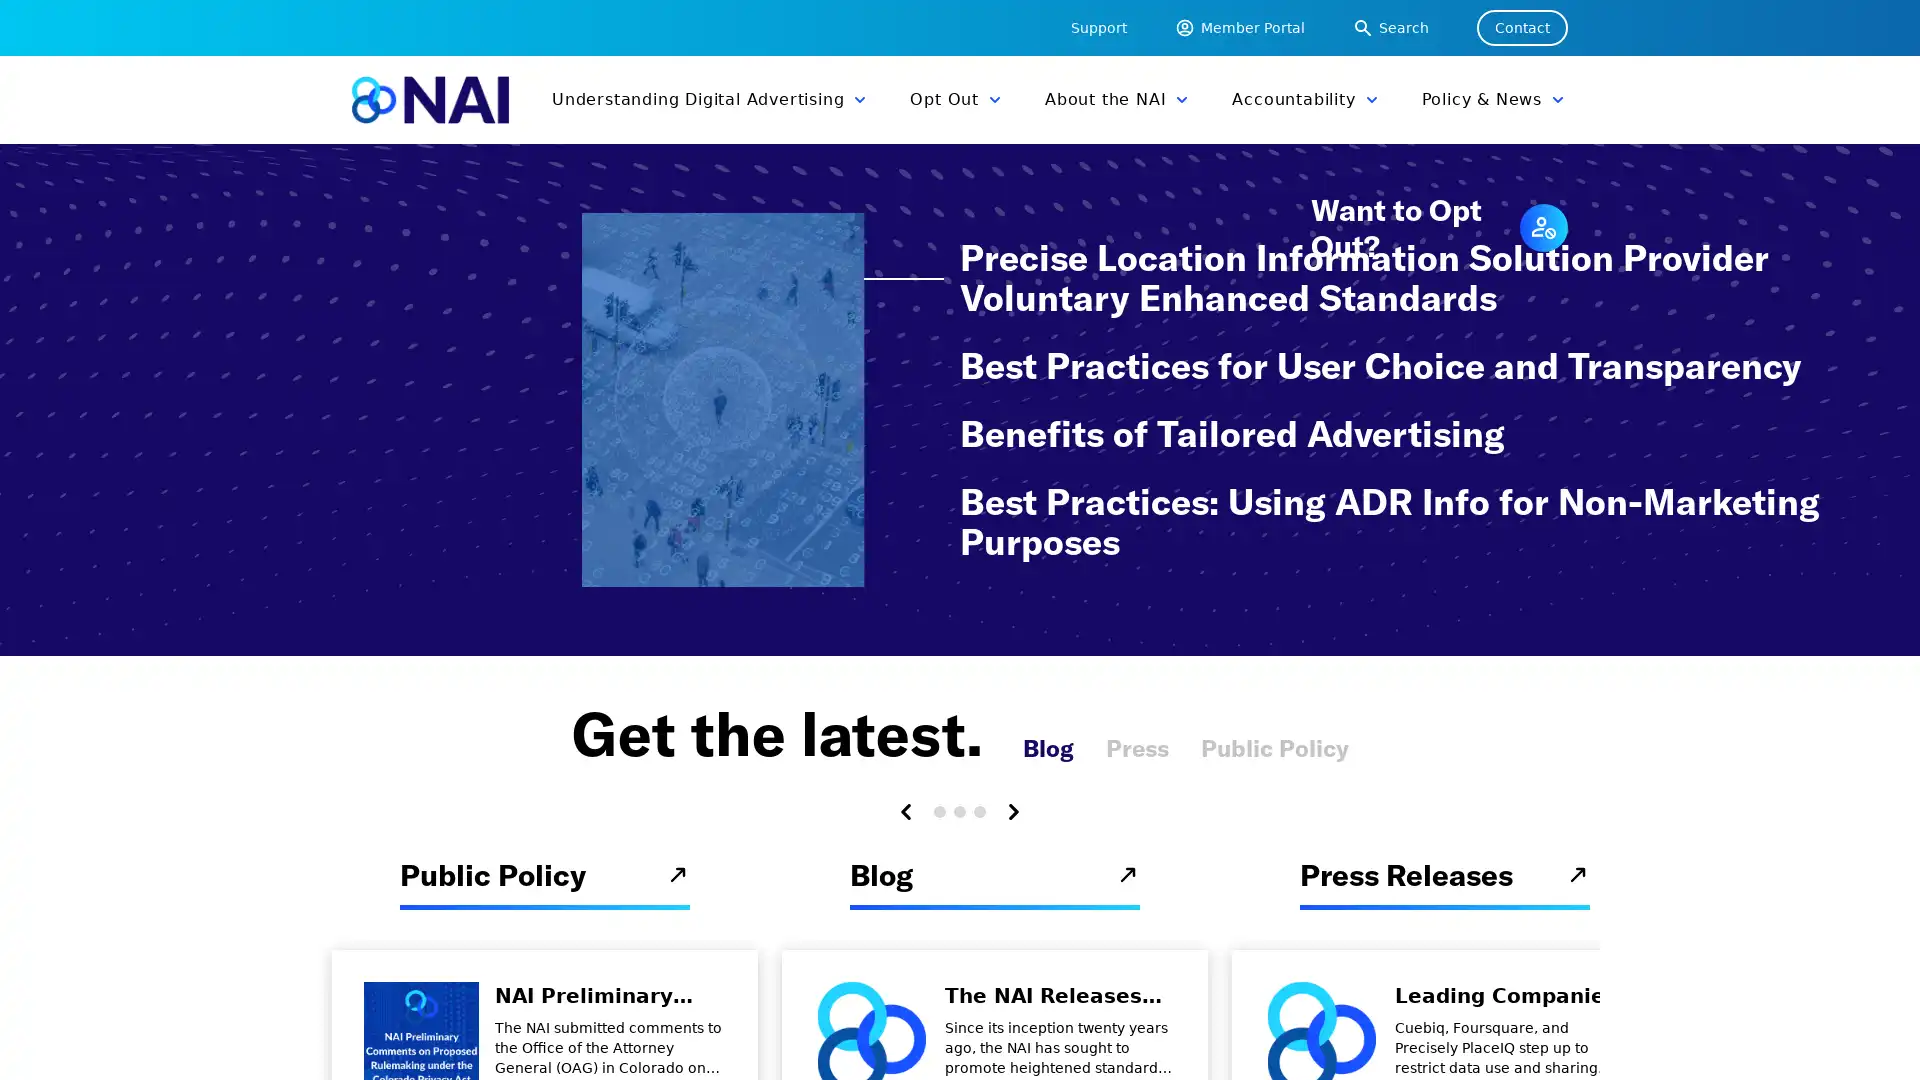  I want to click on Carousel Page 3, so click(979, 812).